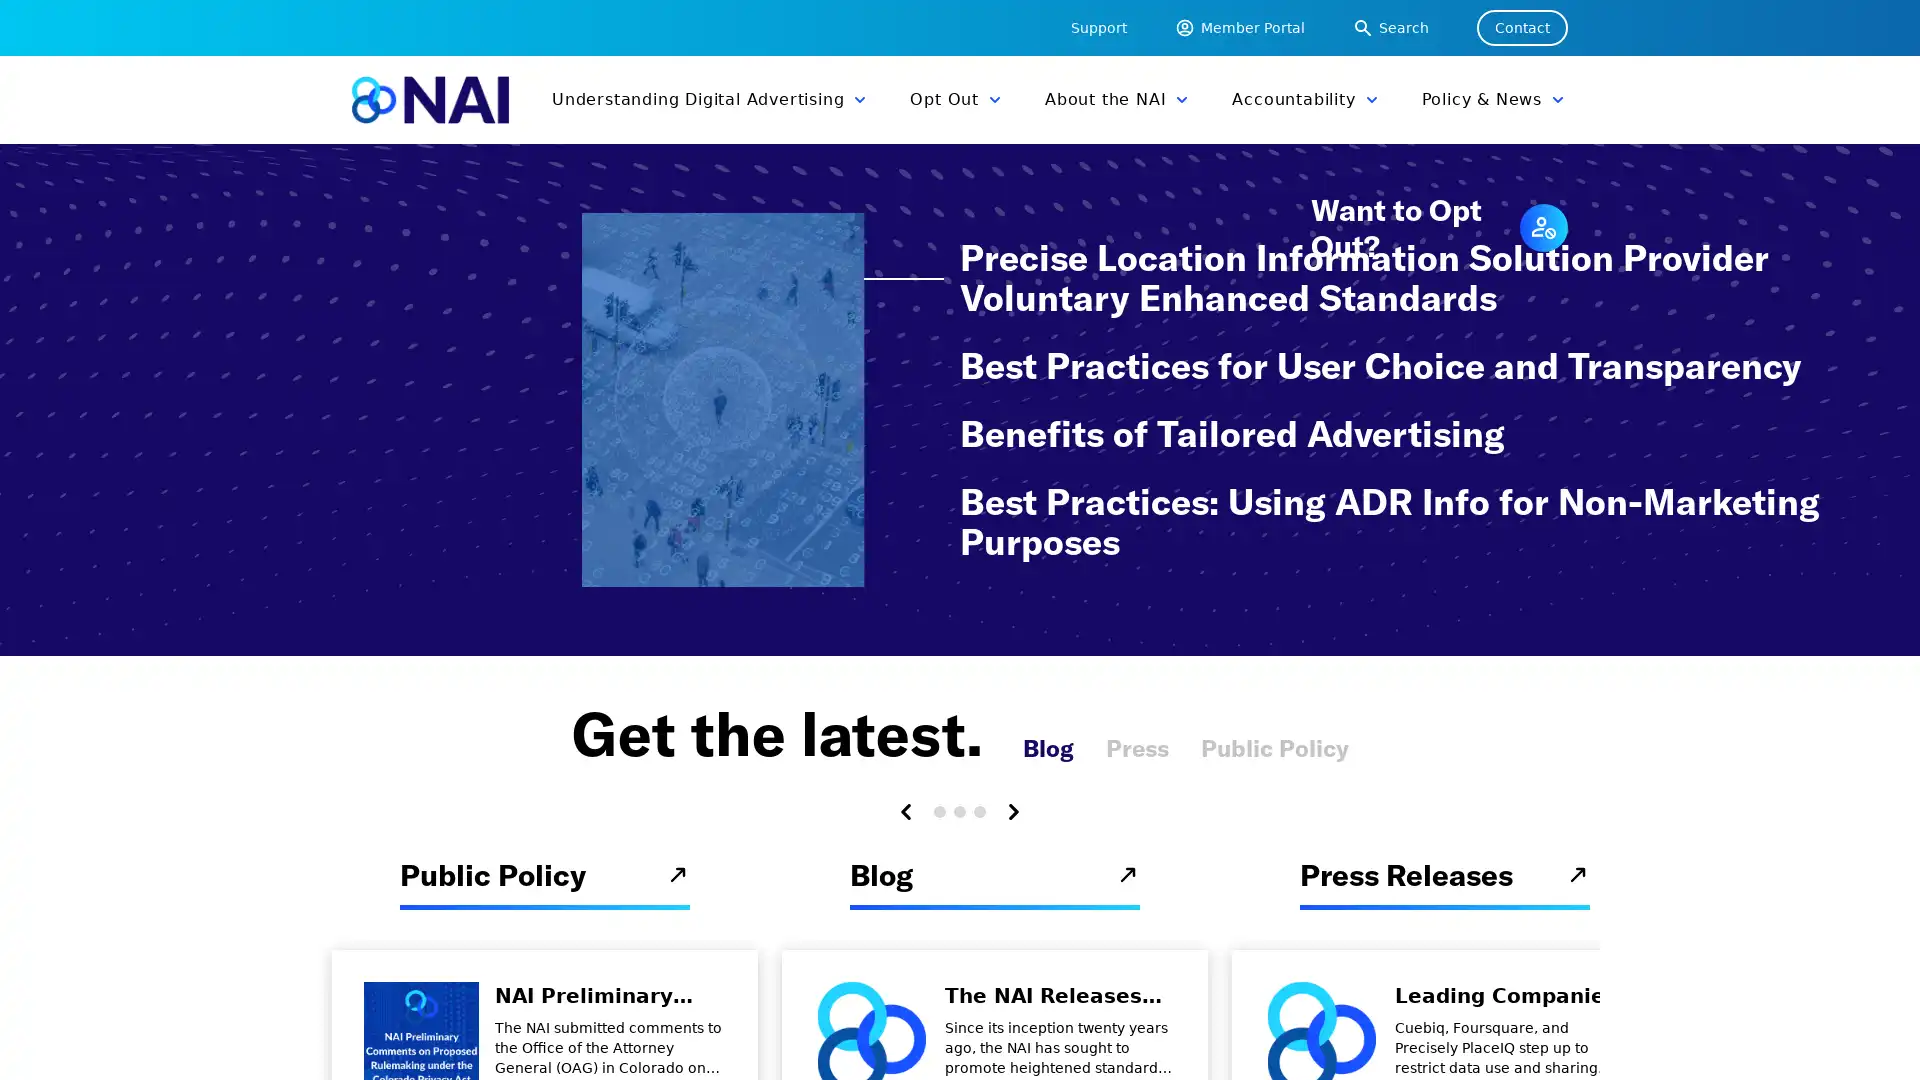  I want to click on Carousel Page 3, so click(979, 812).